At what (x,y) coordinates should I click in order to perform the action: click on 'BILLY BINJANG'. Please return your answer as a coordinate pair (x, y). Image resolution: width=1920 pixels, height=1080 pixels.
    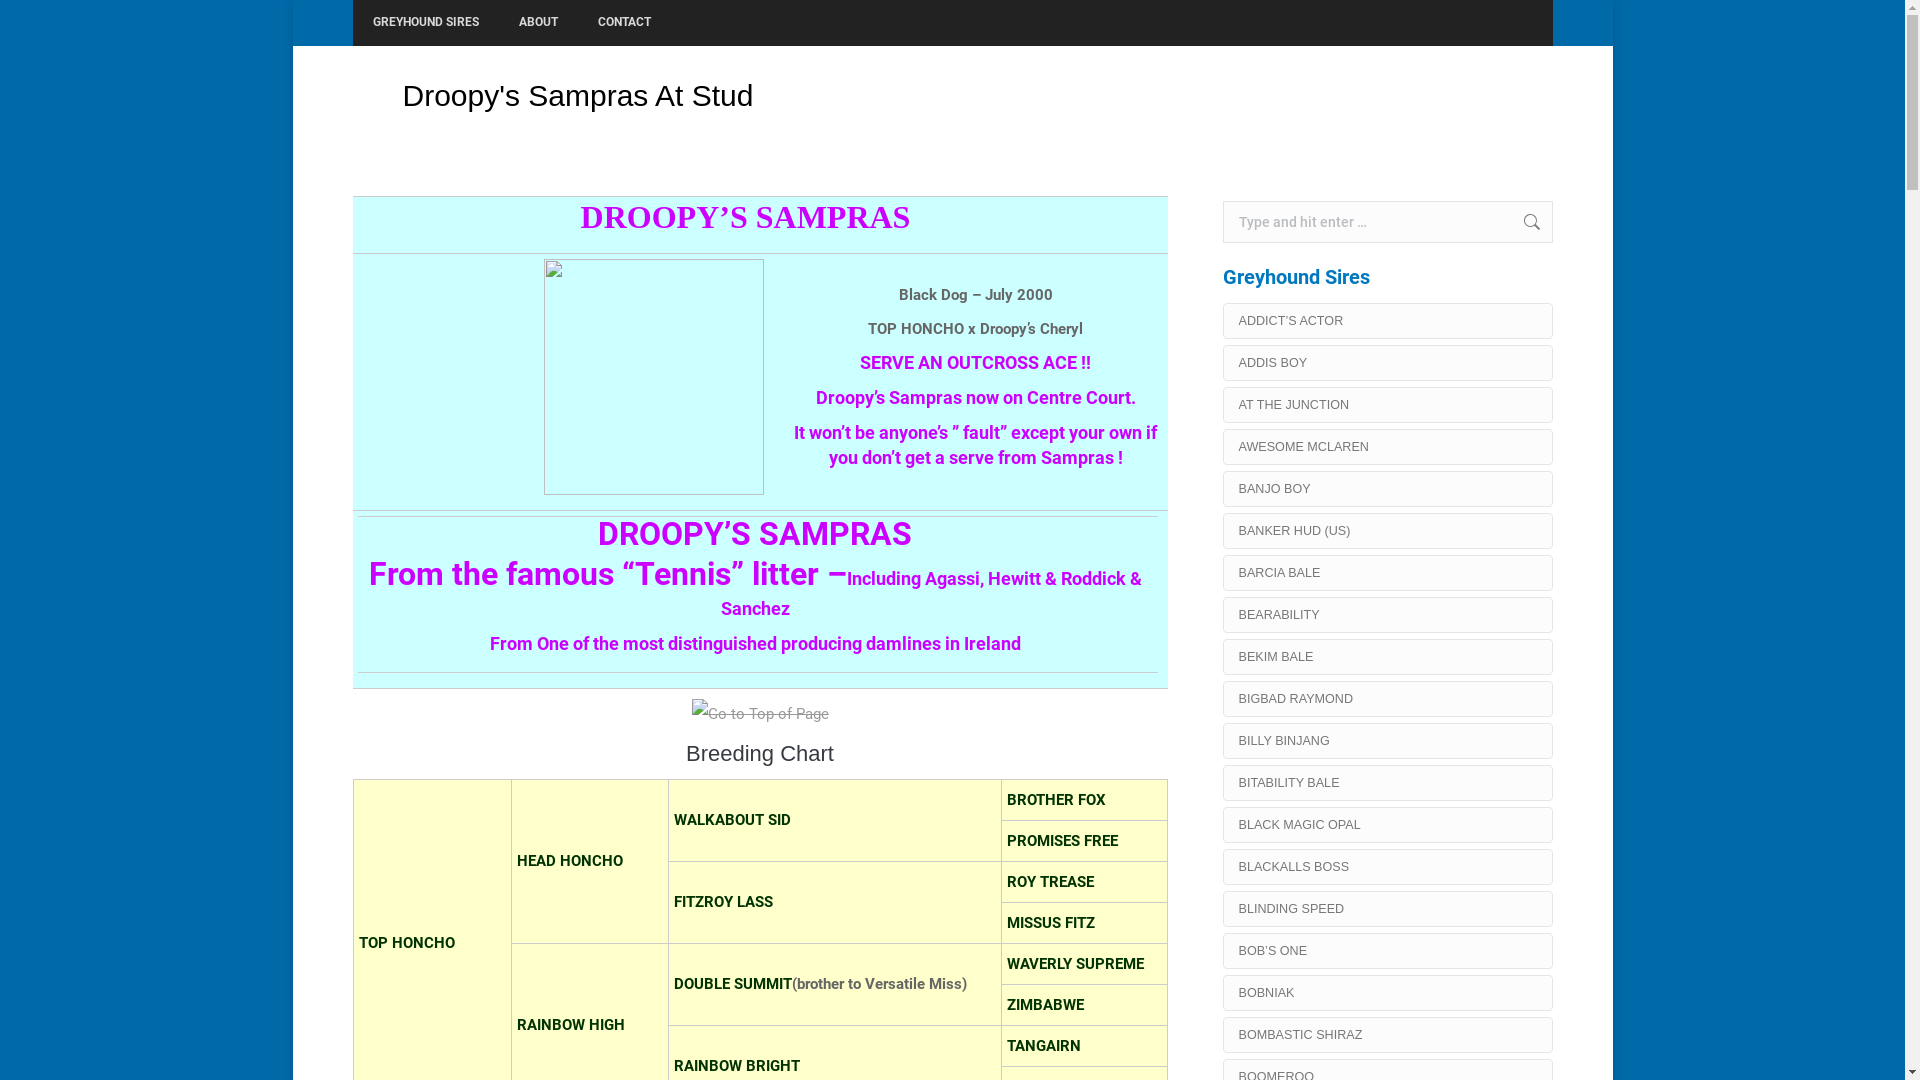
    Looking at the image, I should click on (1386, 740).